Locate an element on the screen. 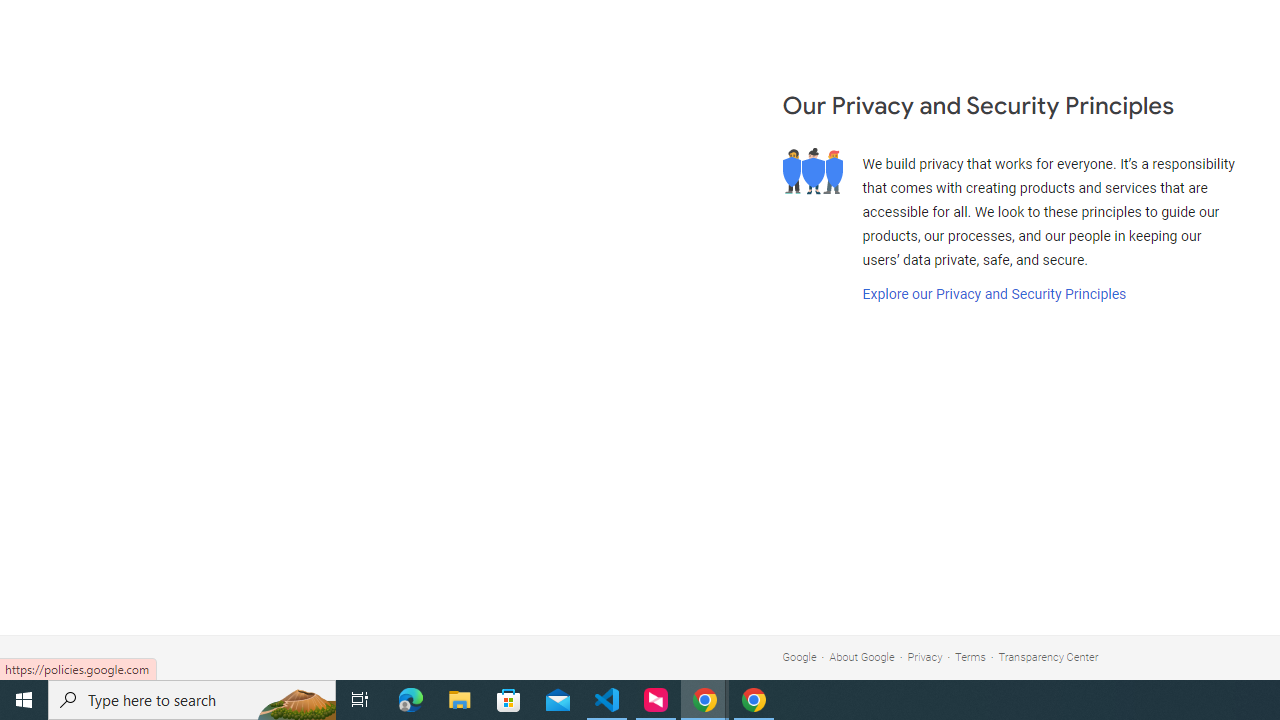 The height and width of the screenshot is (720, 1280). 'Google' is located at coordinates (798, 657).